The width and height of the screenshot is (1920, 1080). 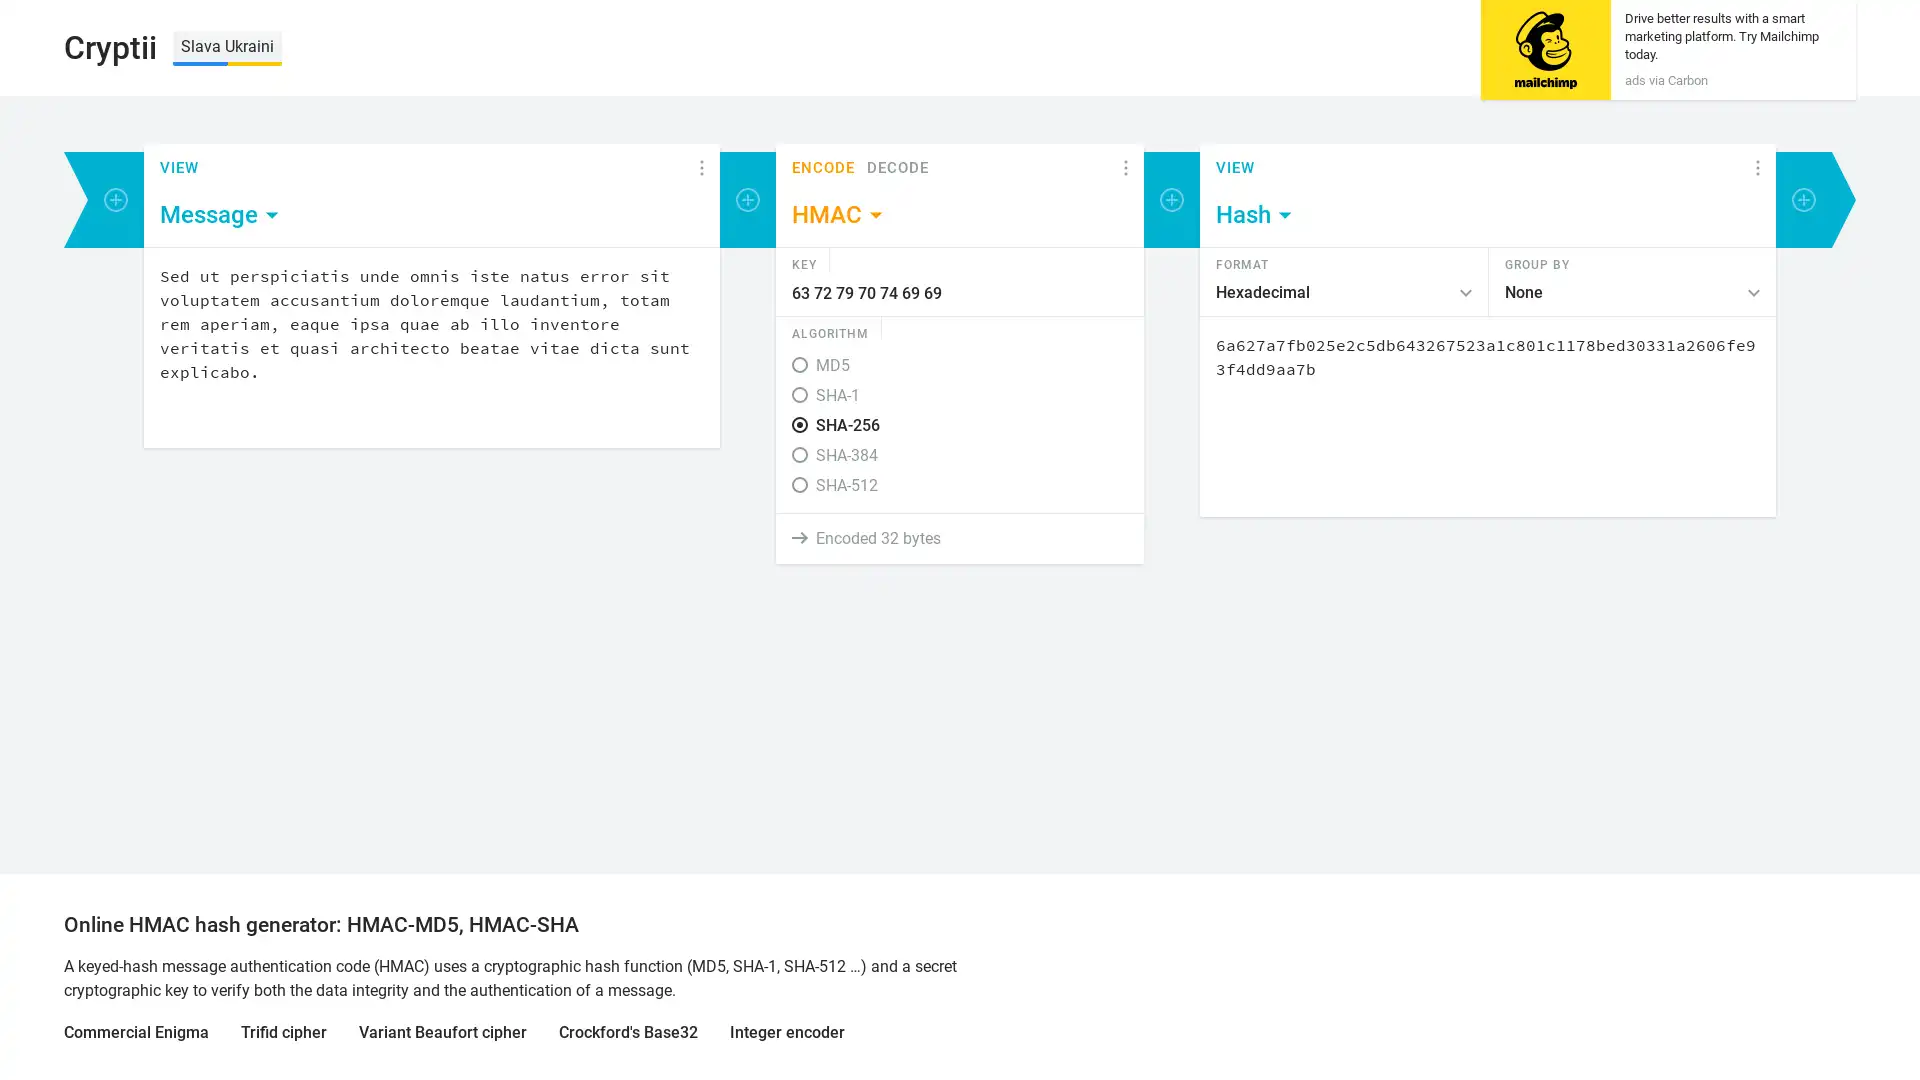 What do you see at coordinates (1254, 215) in the screenshot?
I see `Hash` at bounding box center [1254, 215].